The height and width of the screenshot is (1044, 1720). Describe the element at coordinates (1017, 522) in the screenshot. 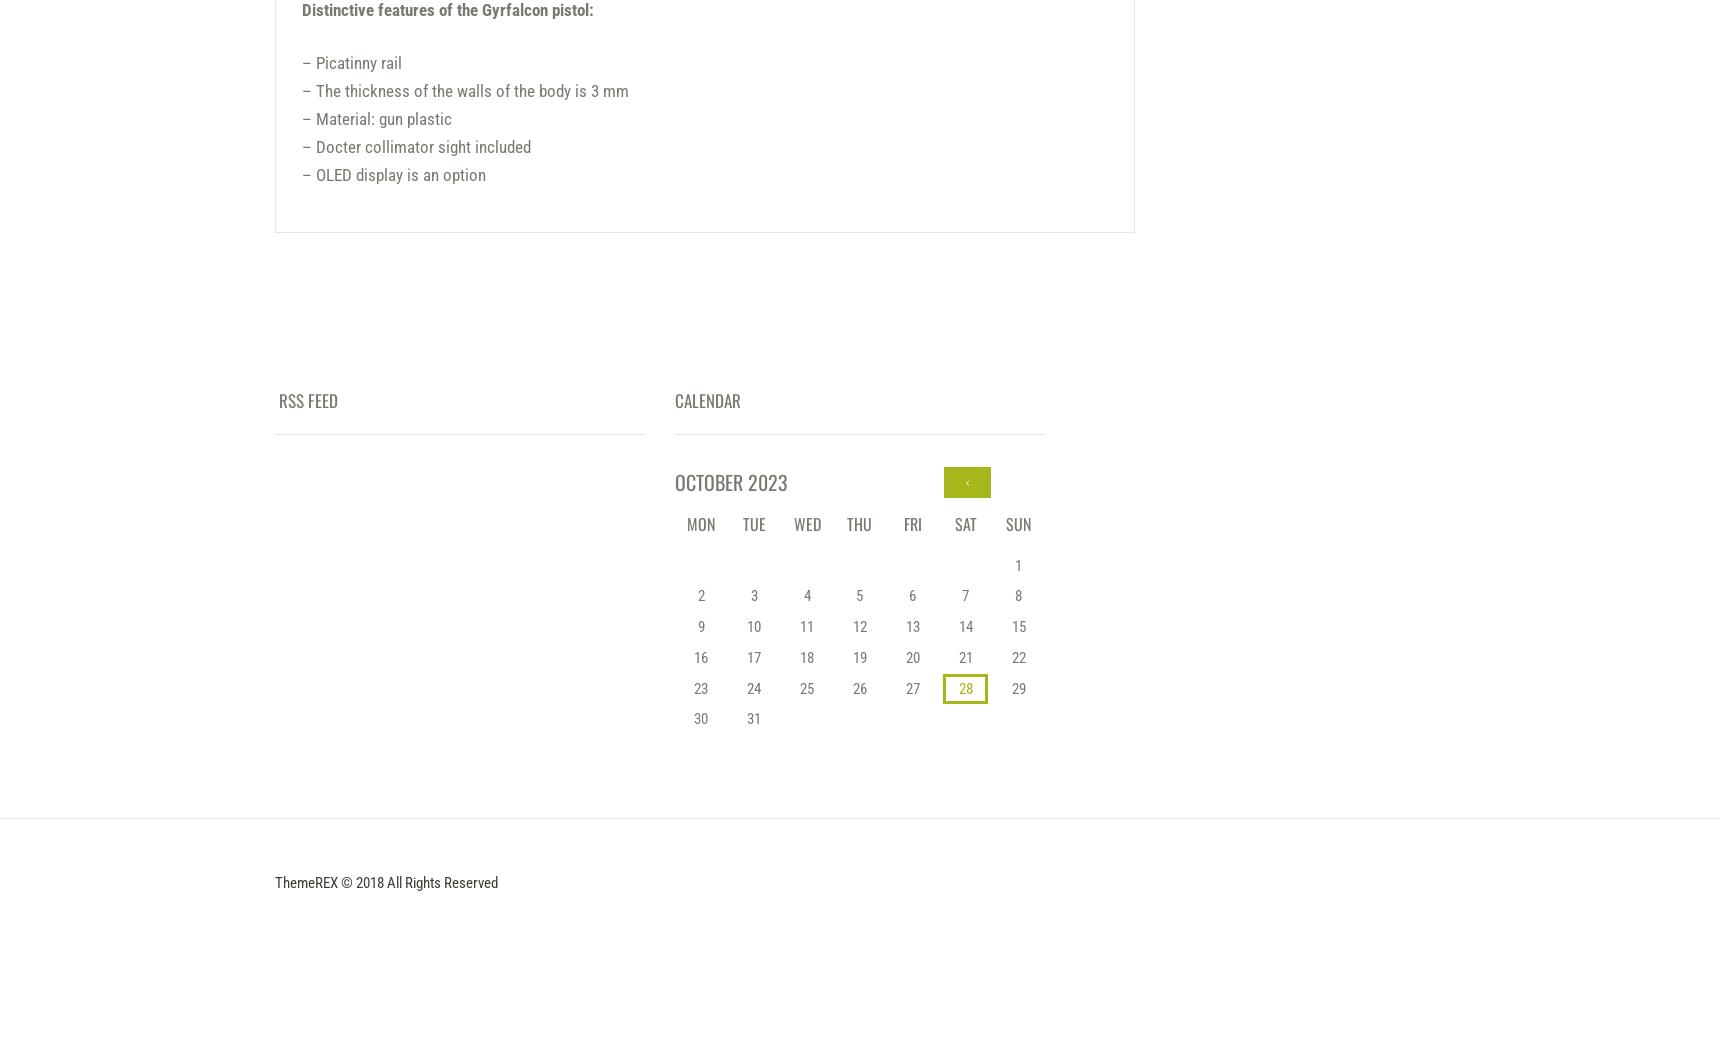

I see `'Sun'` at that location.